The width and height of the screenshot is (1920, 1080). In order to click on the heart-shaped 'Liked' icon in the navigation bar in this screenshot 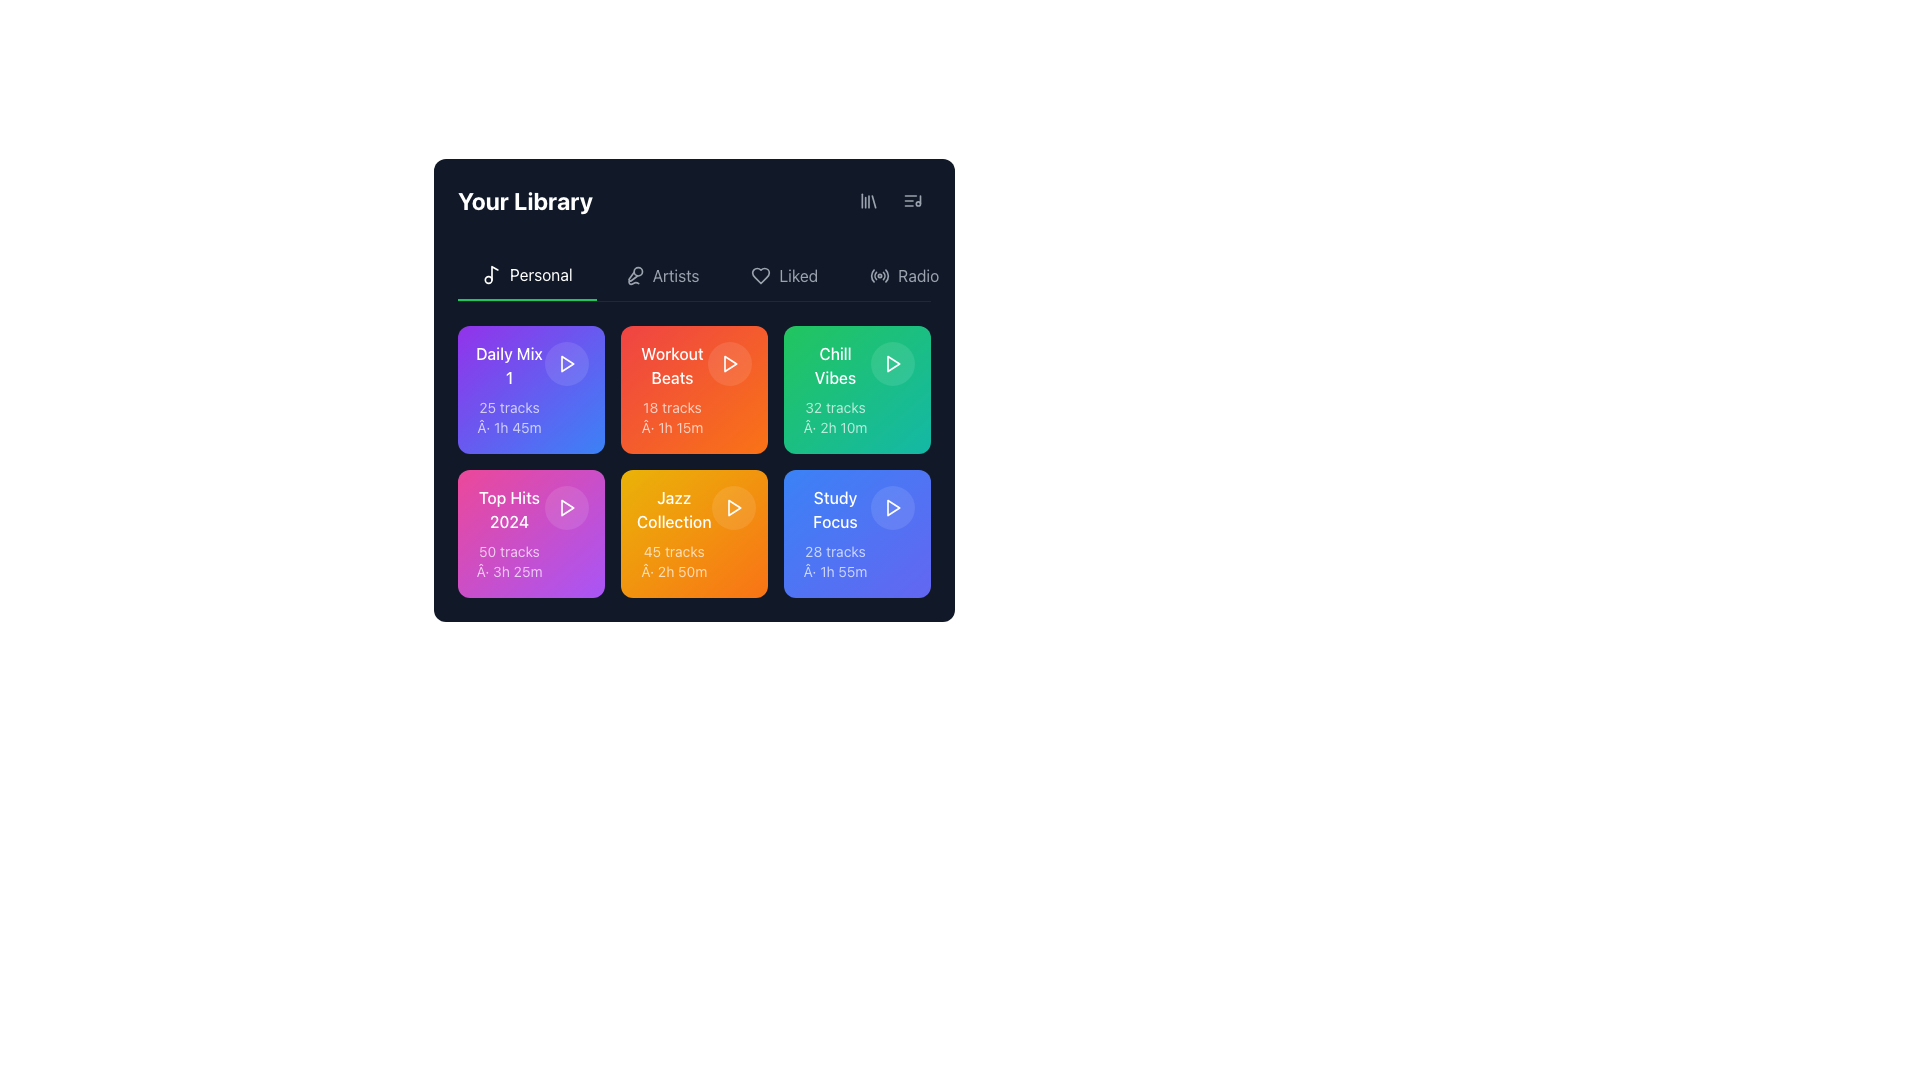, I will do `click(760, 276)`.